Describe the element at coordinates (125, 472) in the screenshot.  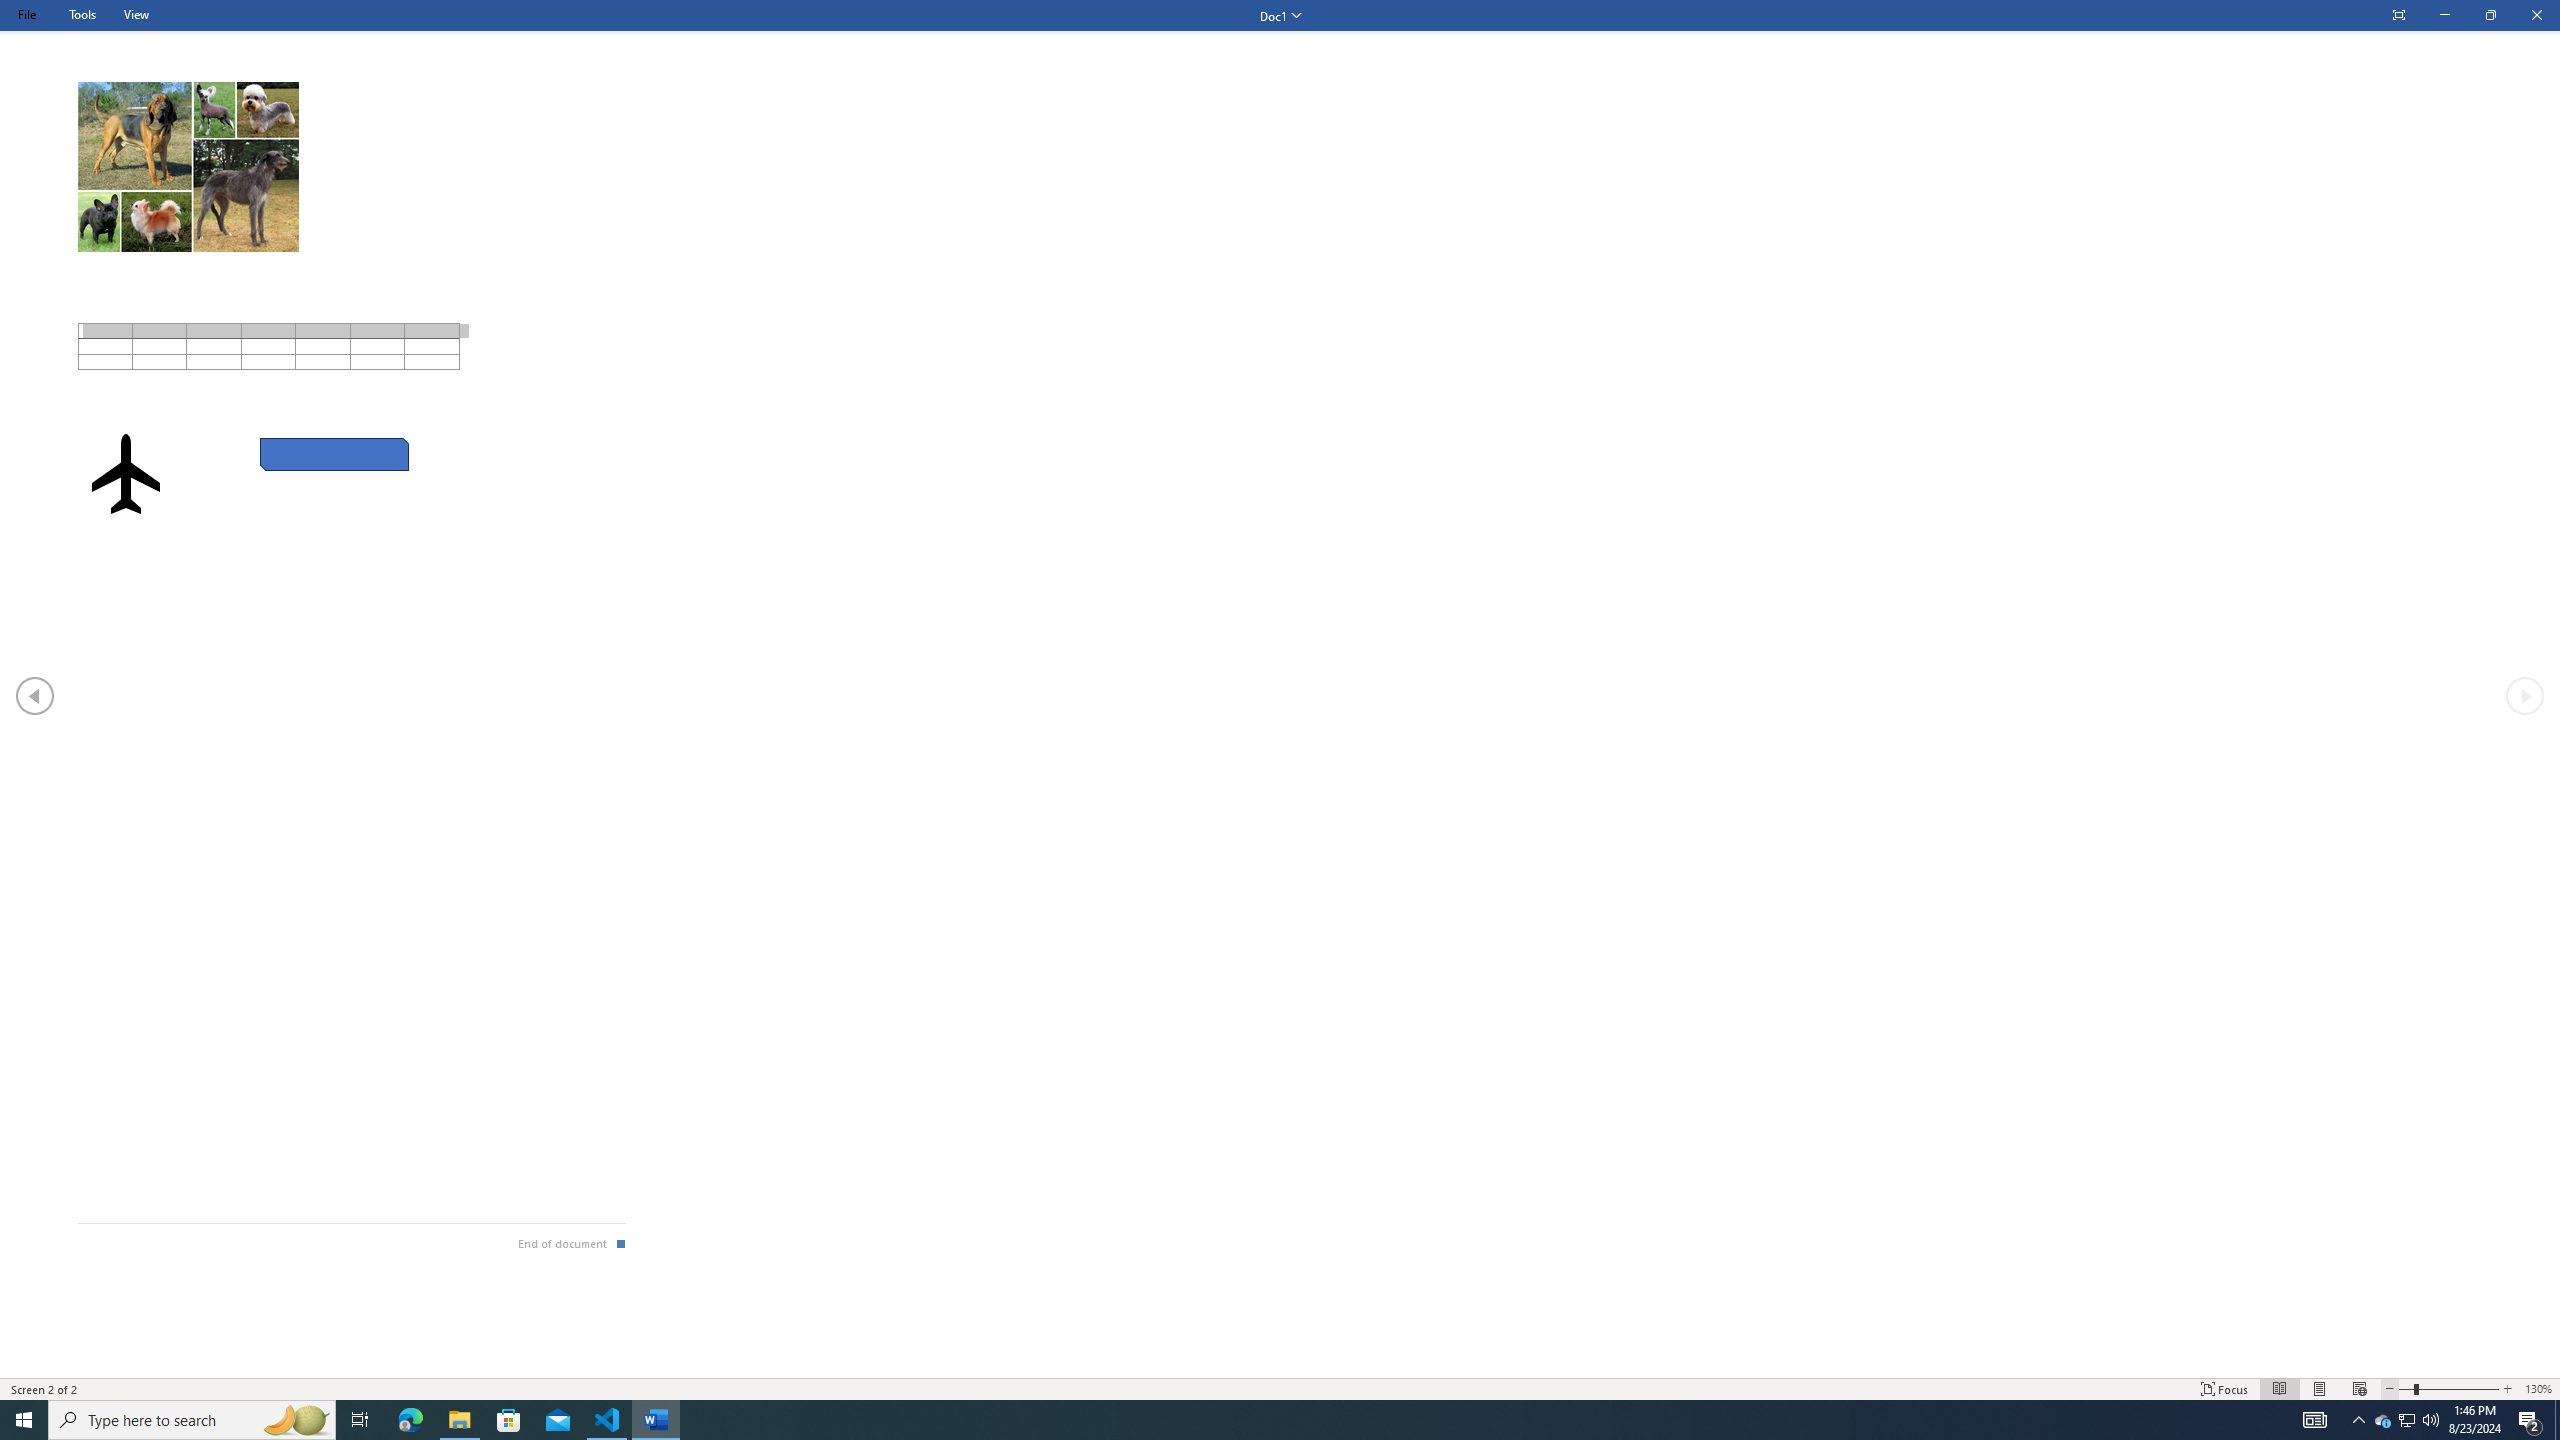
I see `'Airplane with solid fill'` at that location.